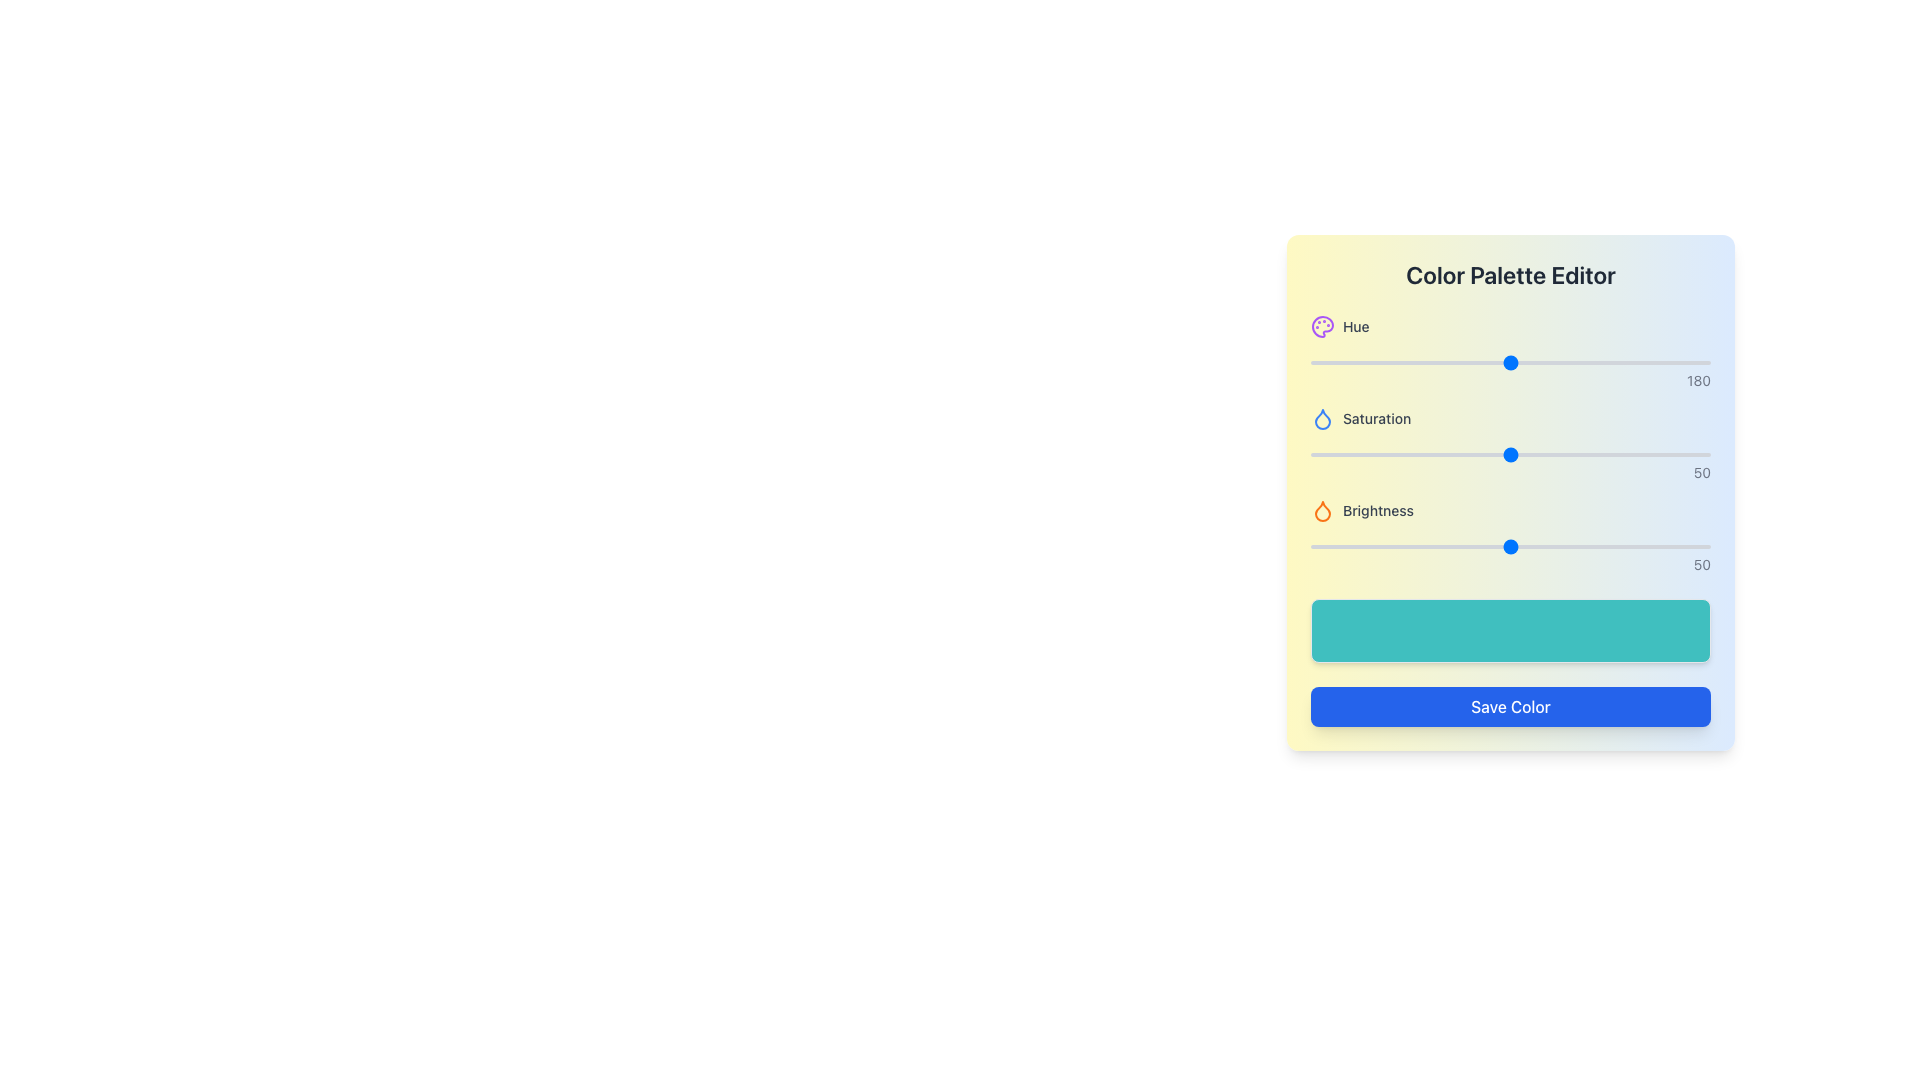  Describe the element at coordinates (1323, 418) in the screenshot. I see `the saturation icon located to the left of the 'Saturation' text label in the color adjustment interface` at that location.